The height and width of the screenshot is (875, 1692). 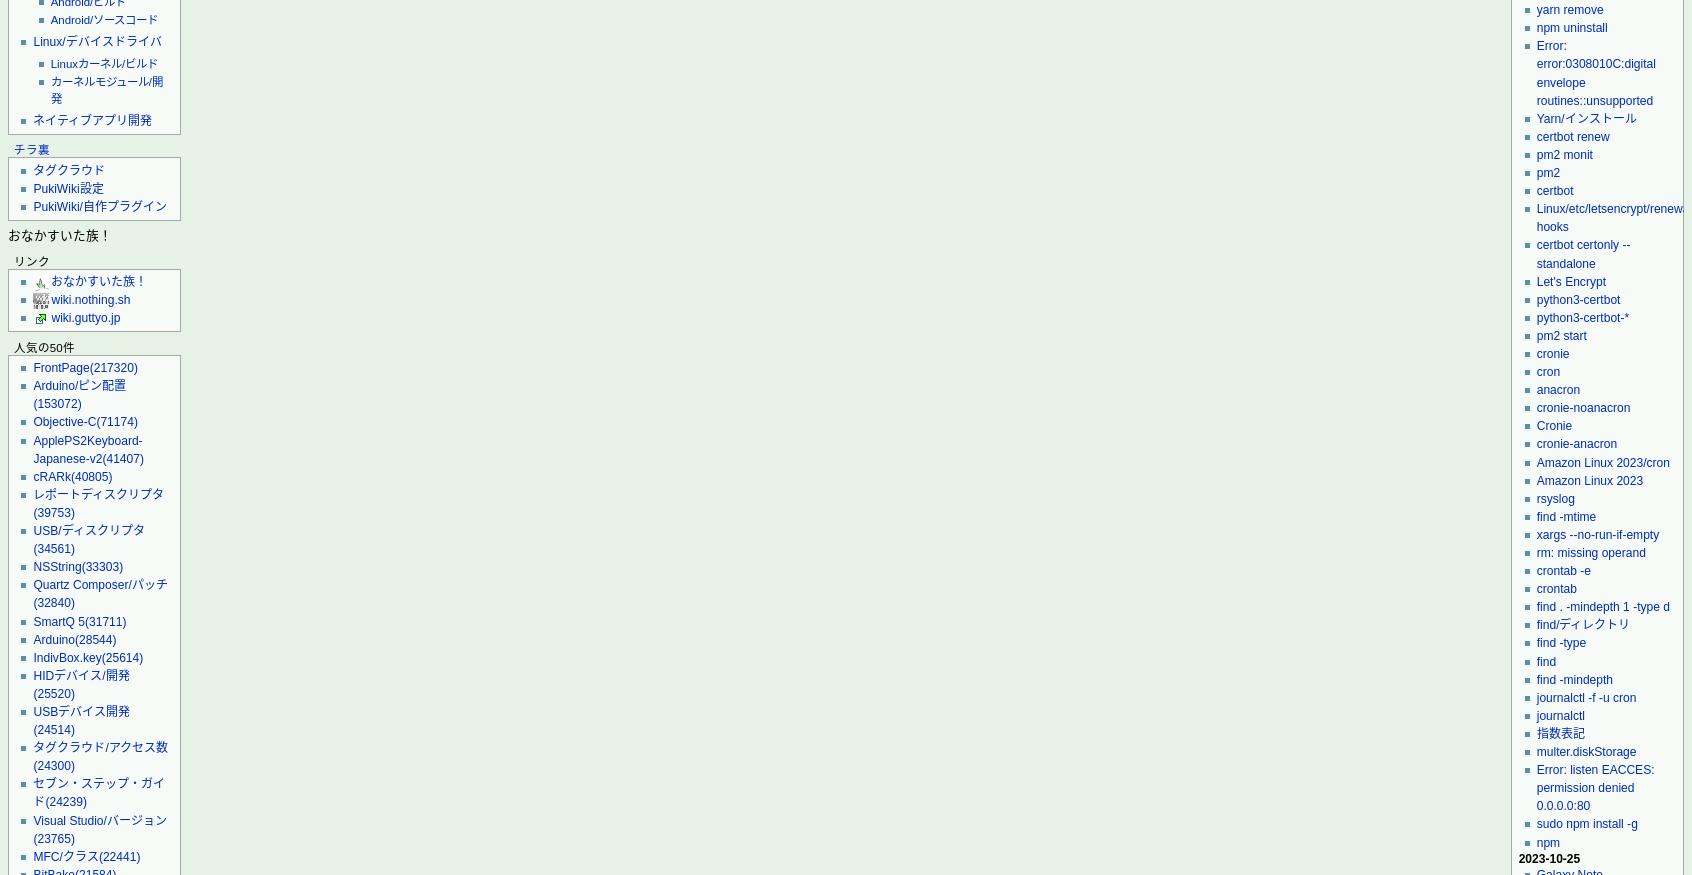 I want to click on '人気の50件', so click(x=42, y=347).